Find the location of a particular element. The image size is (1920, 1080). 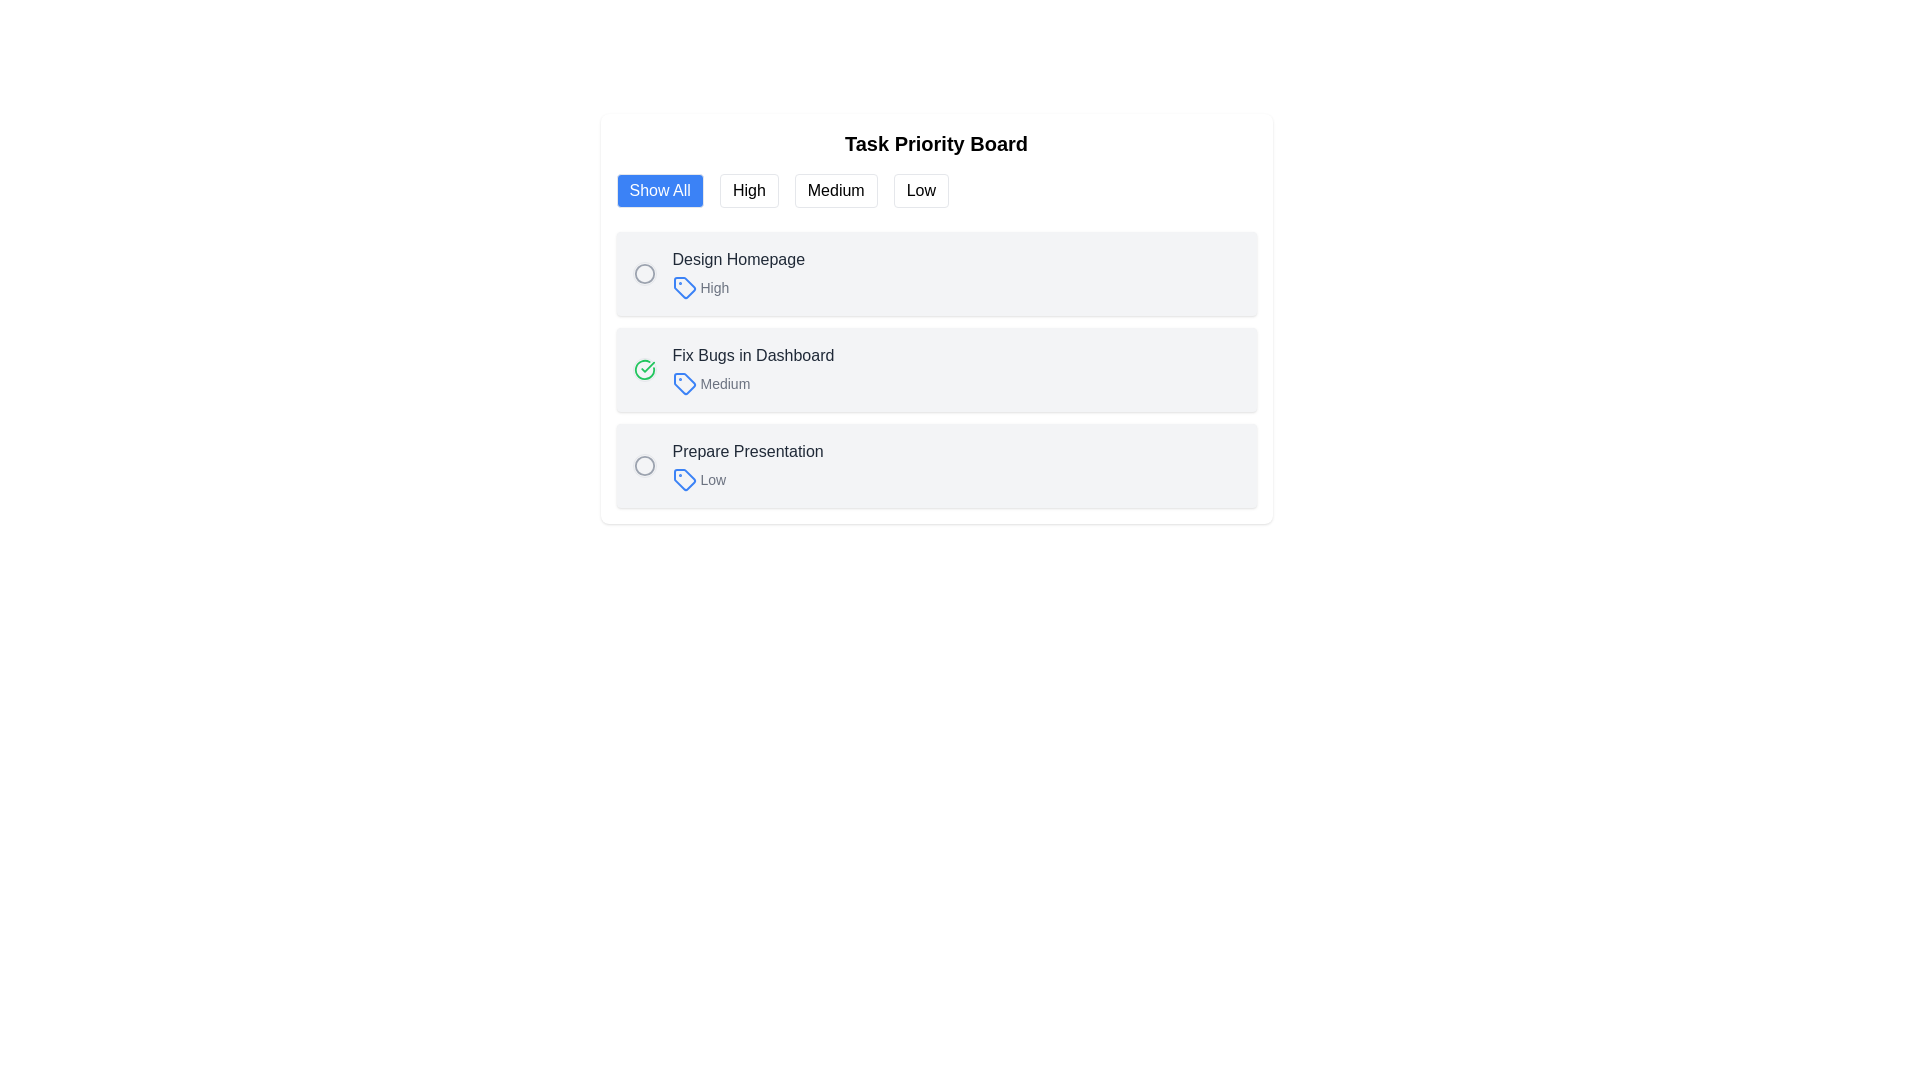

the Text Label that displays the title of a task item, located in the second row of the task listing section, next to the 'Medium' label and to the left of the checkmark icon is located at coordinates (752, 354).